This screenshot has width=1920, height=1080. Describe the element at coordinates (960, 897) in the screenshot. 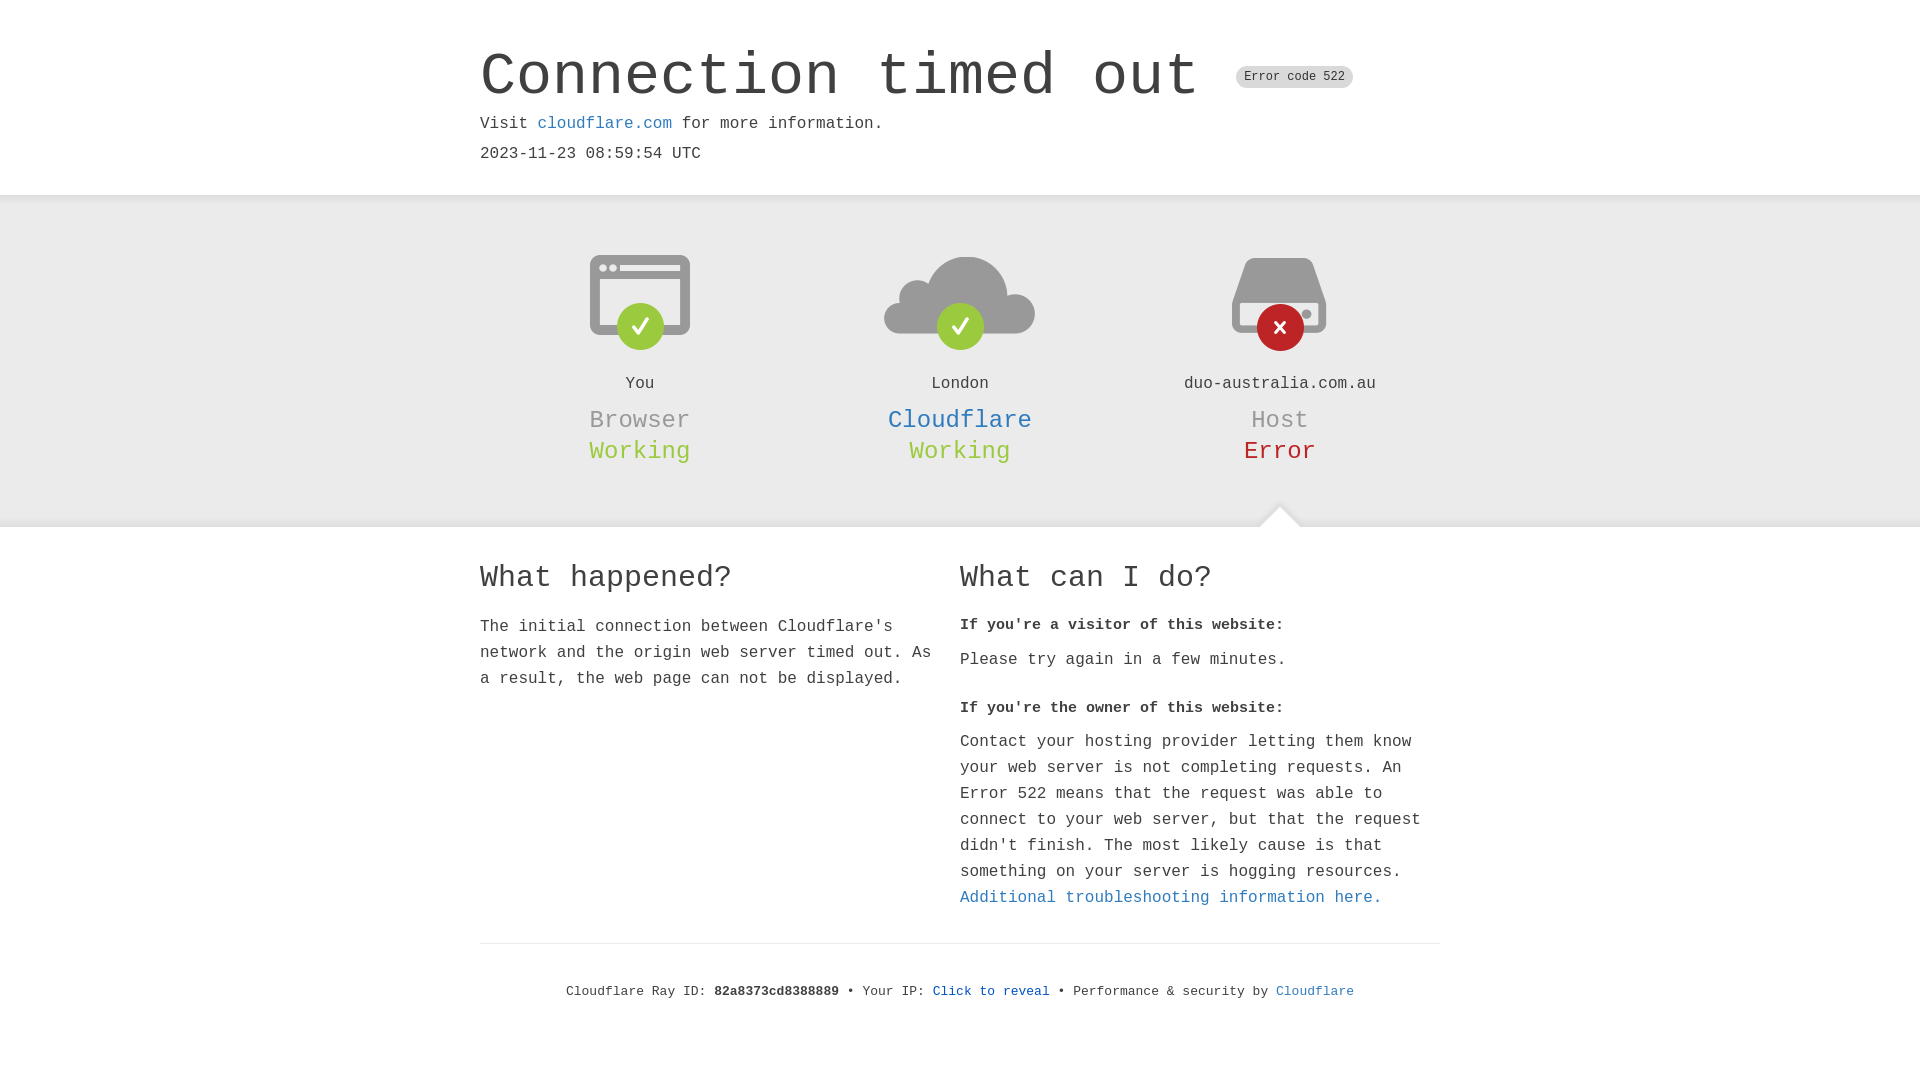

I see `'Additional troubleshooting information here.'` at that location.